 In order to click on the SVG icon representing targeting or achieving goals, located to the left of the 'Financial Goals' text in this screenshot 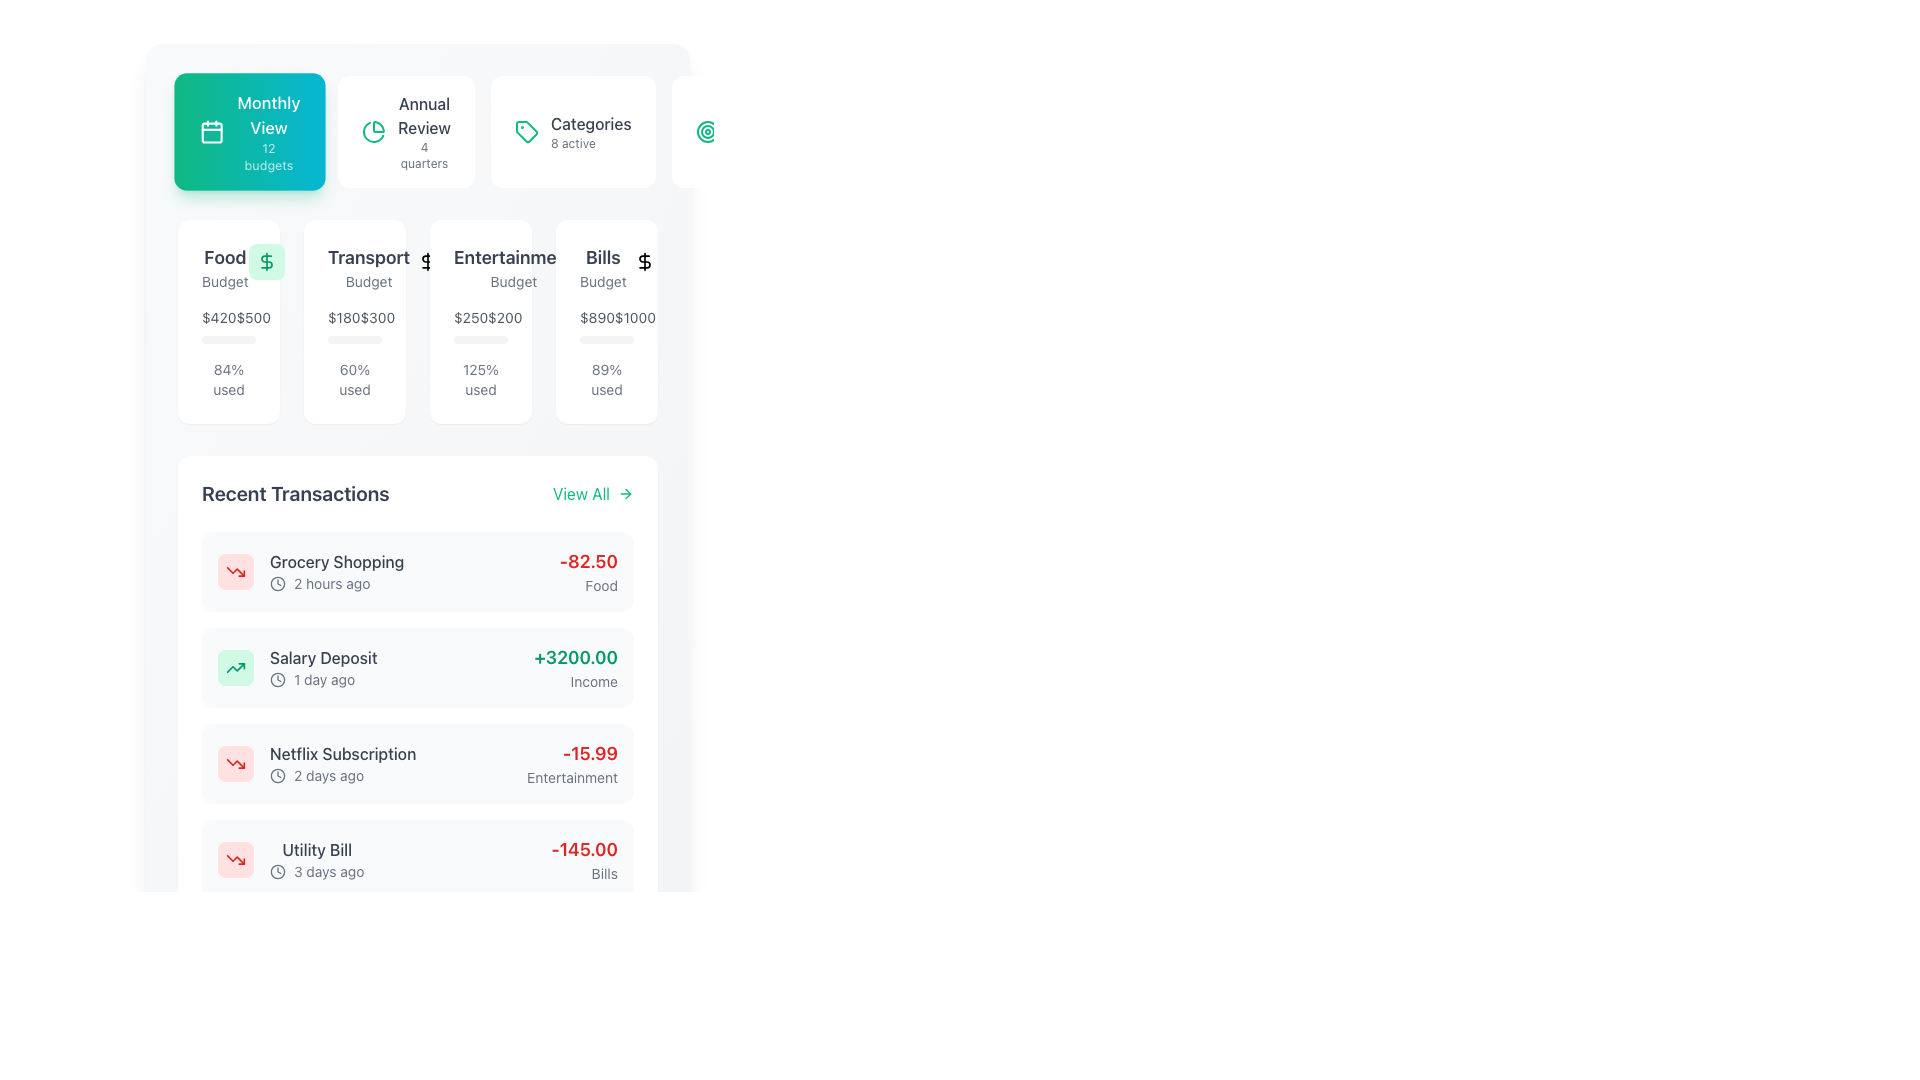, I will do `click(707, 131)`.